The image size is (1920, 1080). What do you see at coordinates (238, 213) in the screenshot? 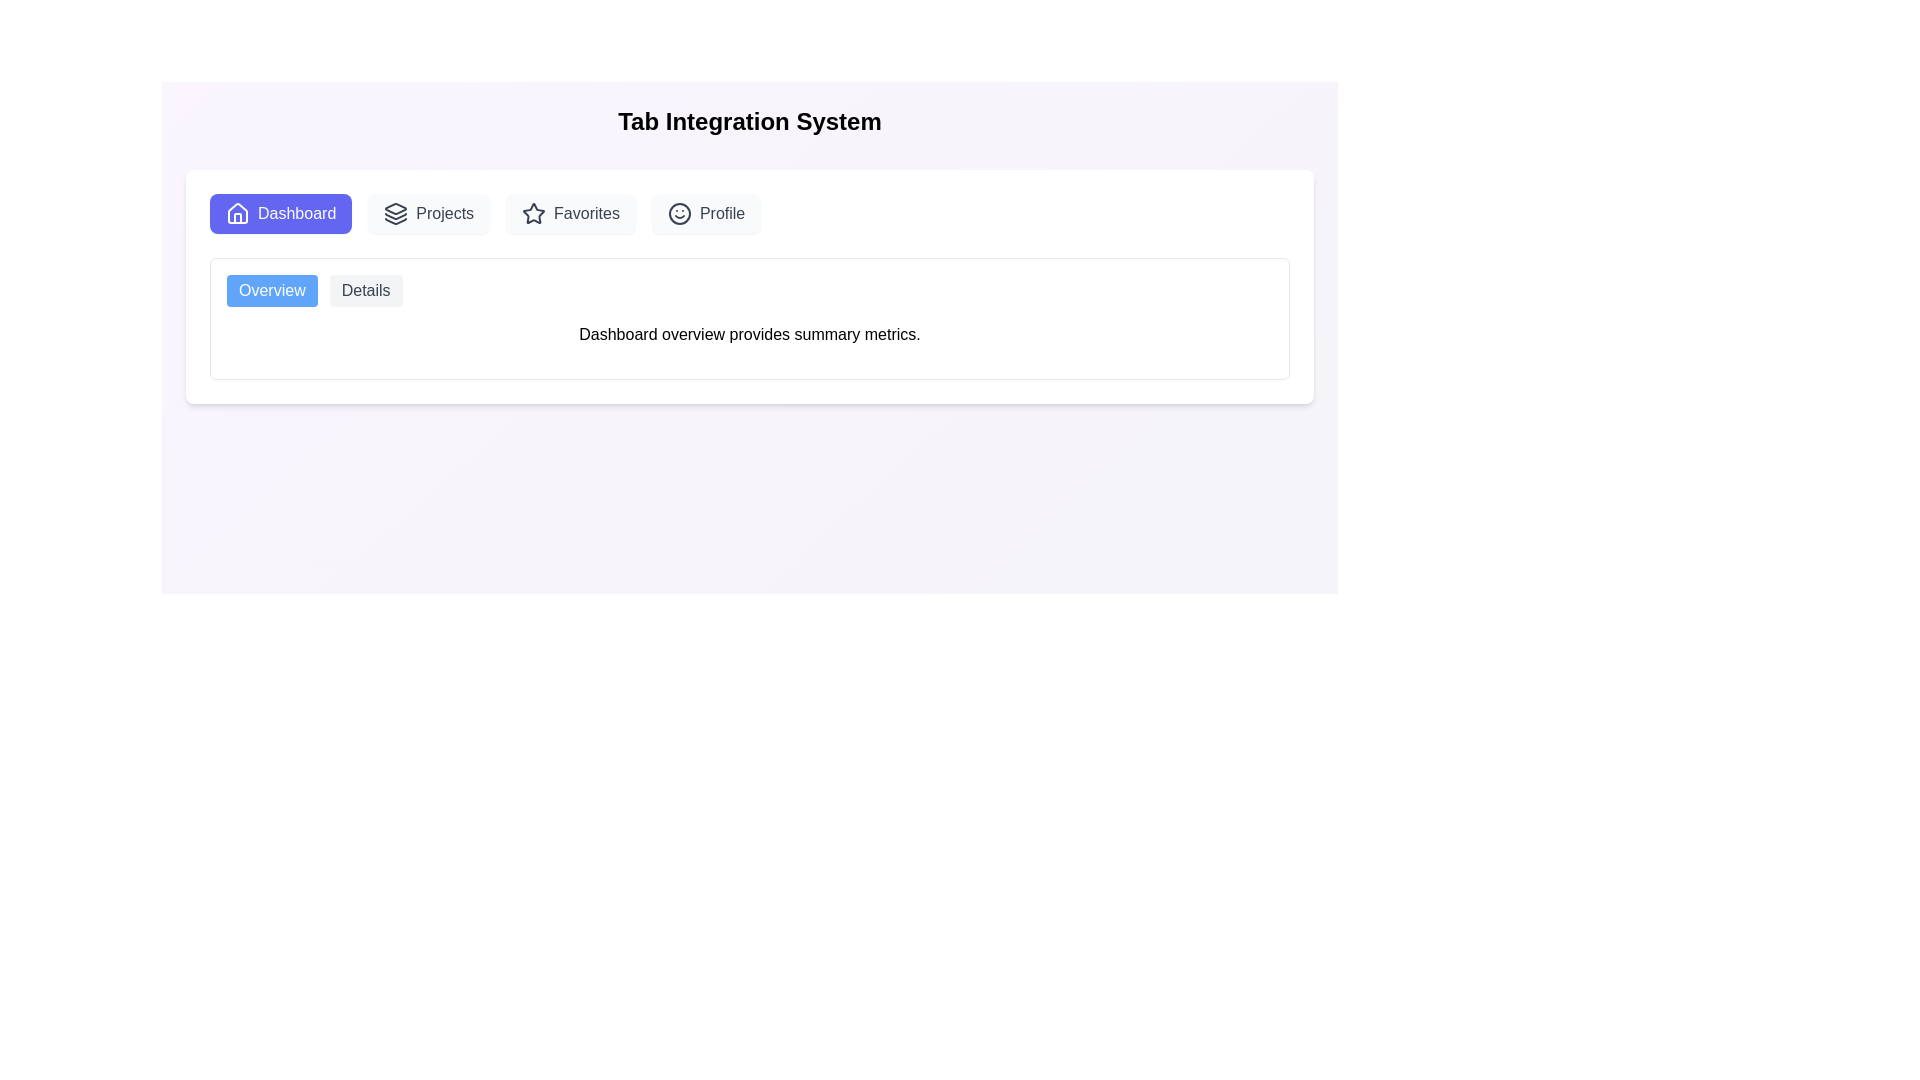
I see `the Dashboard icon located at the top-left of the interface` at bounding box center [238, 213].